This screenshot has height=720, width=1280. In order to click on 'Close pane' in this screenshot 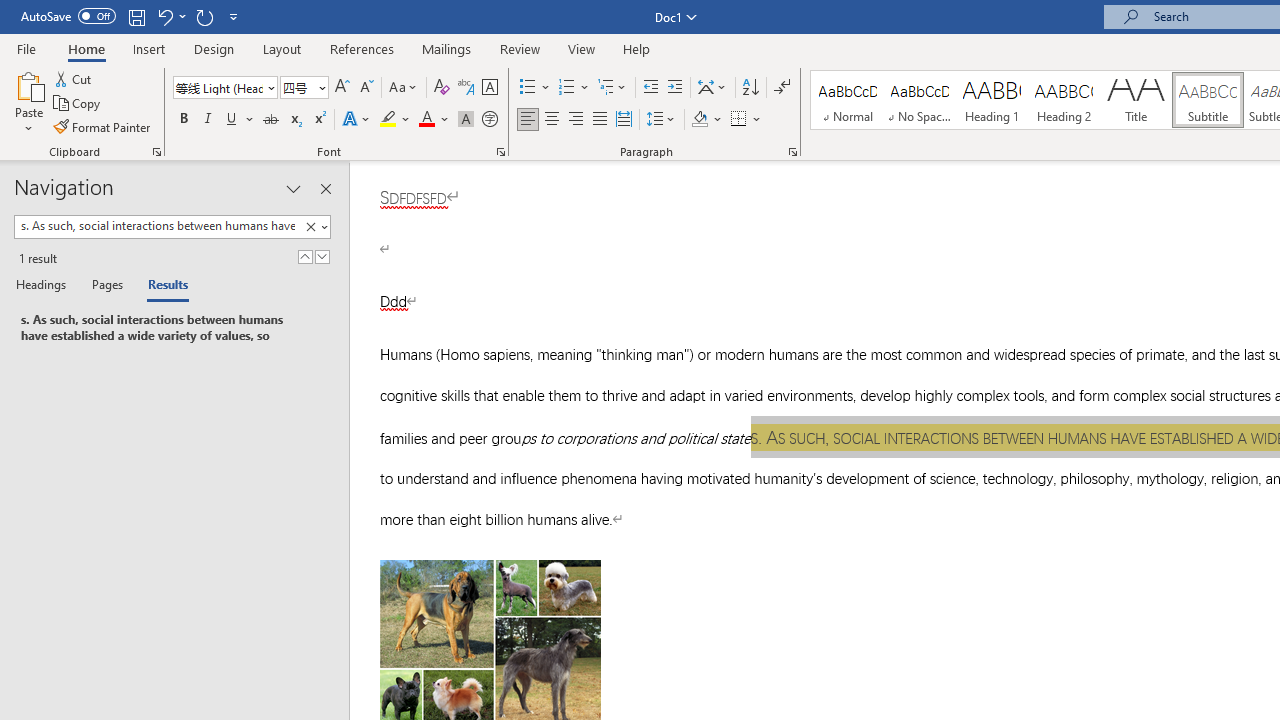, I will do `click(325, 189)`.